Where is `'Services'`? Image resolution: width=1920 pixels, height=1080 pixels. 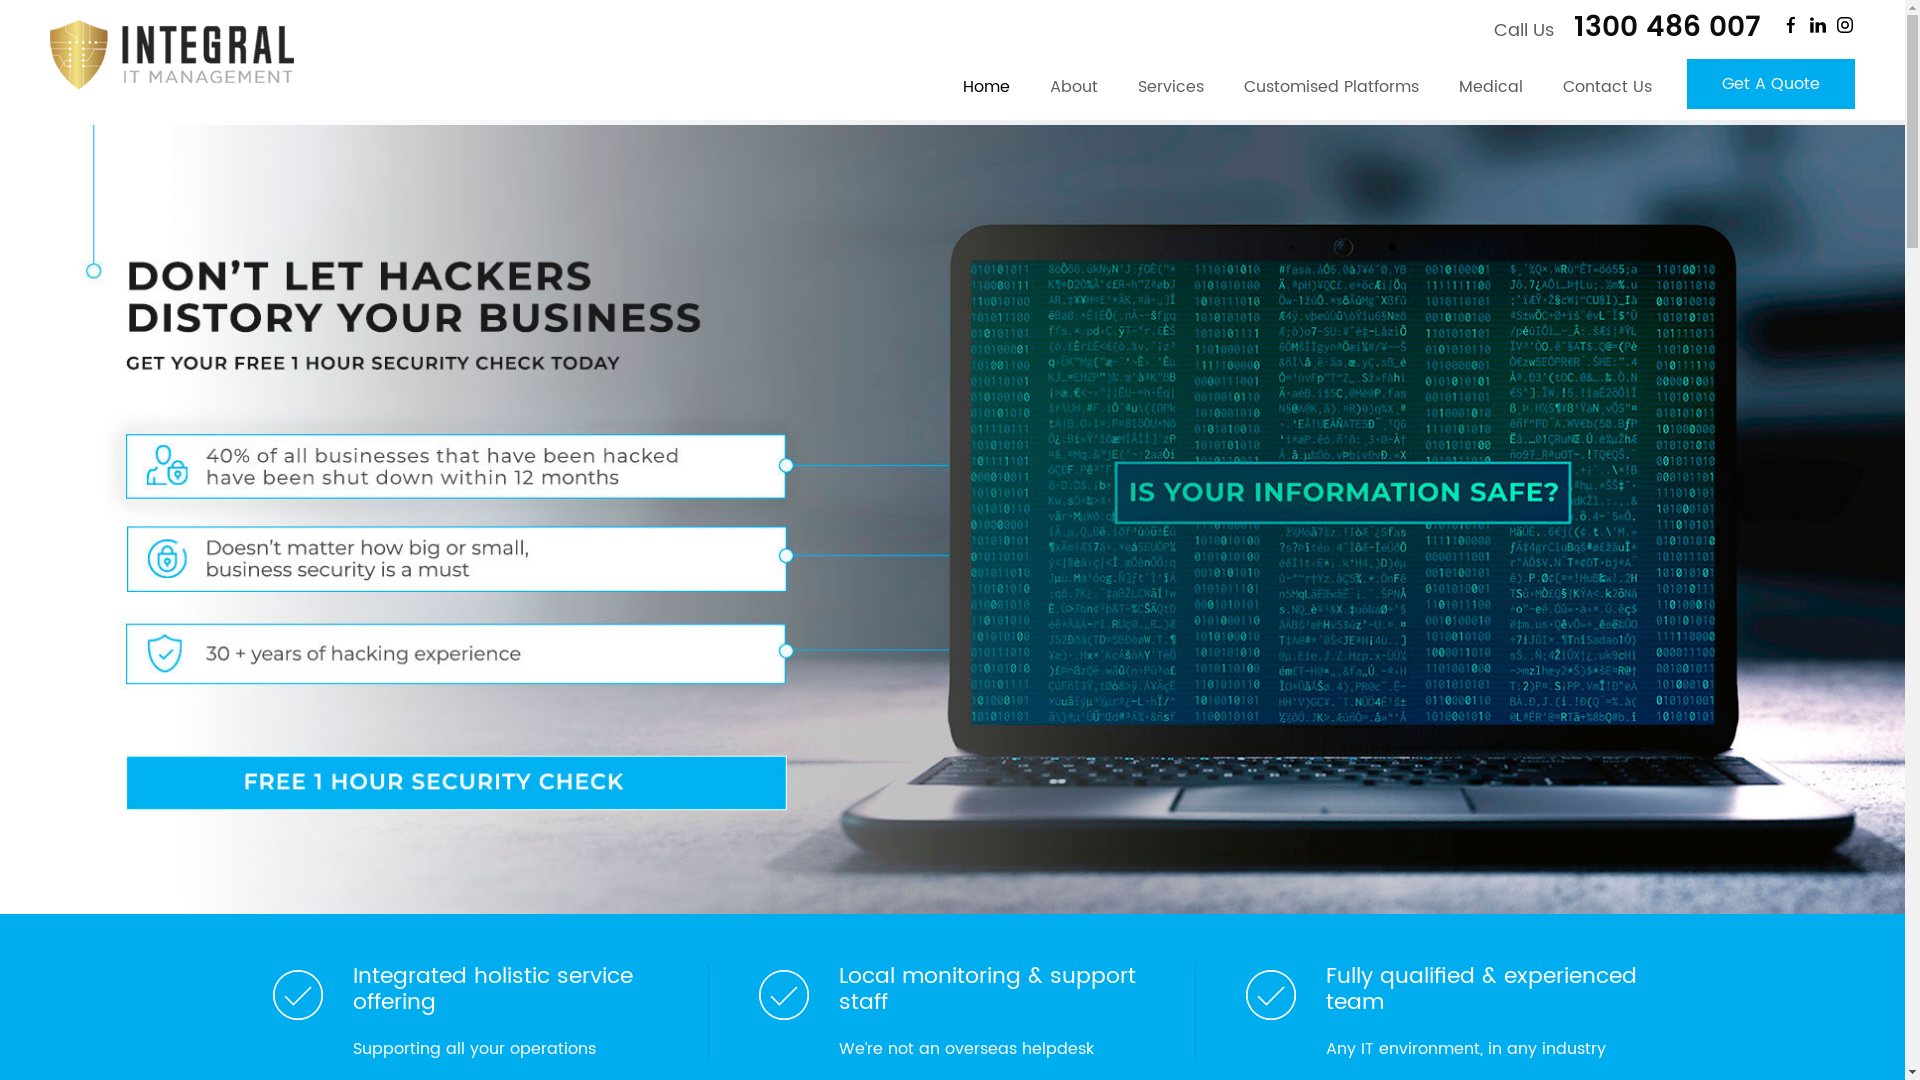
'Services' is located at coordinates (1171, 92).